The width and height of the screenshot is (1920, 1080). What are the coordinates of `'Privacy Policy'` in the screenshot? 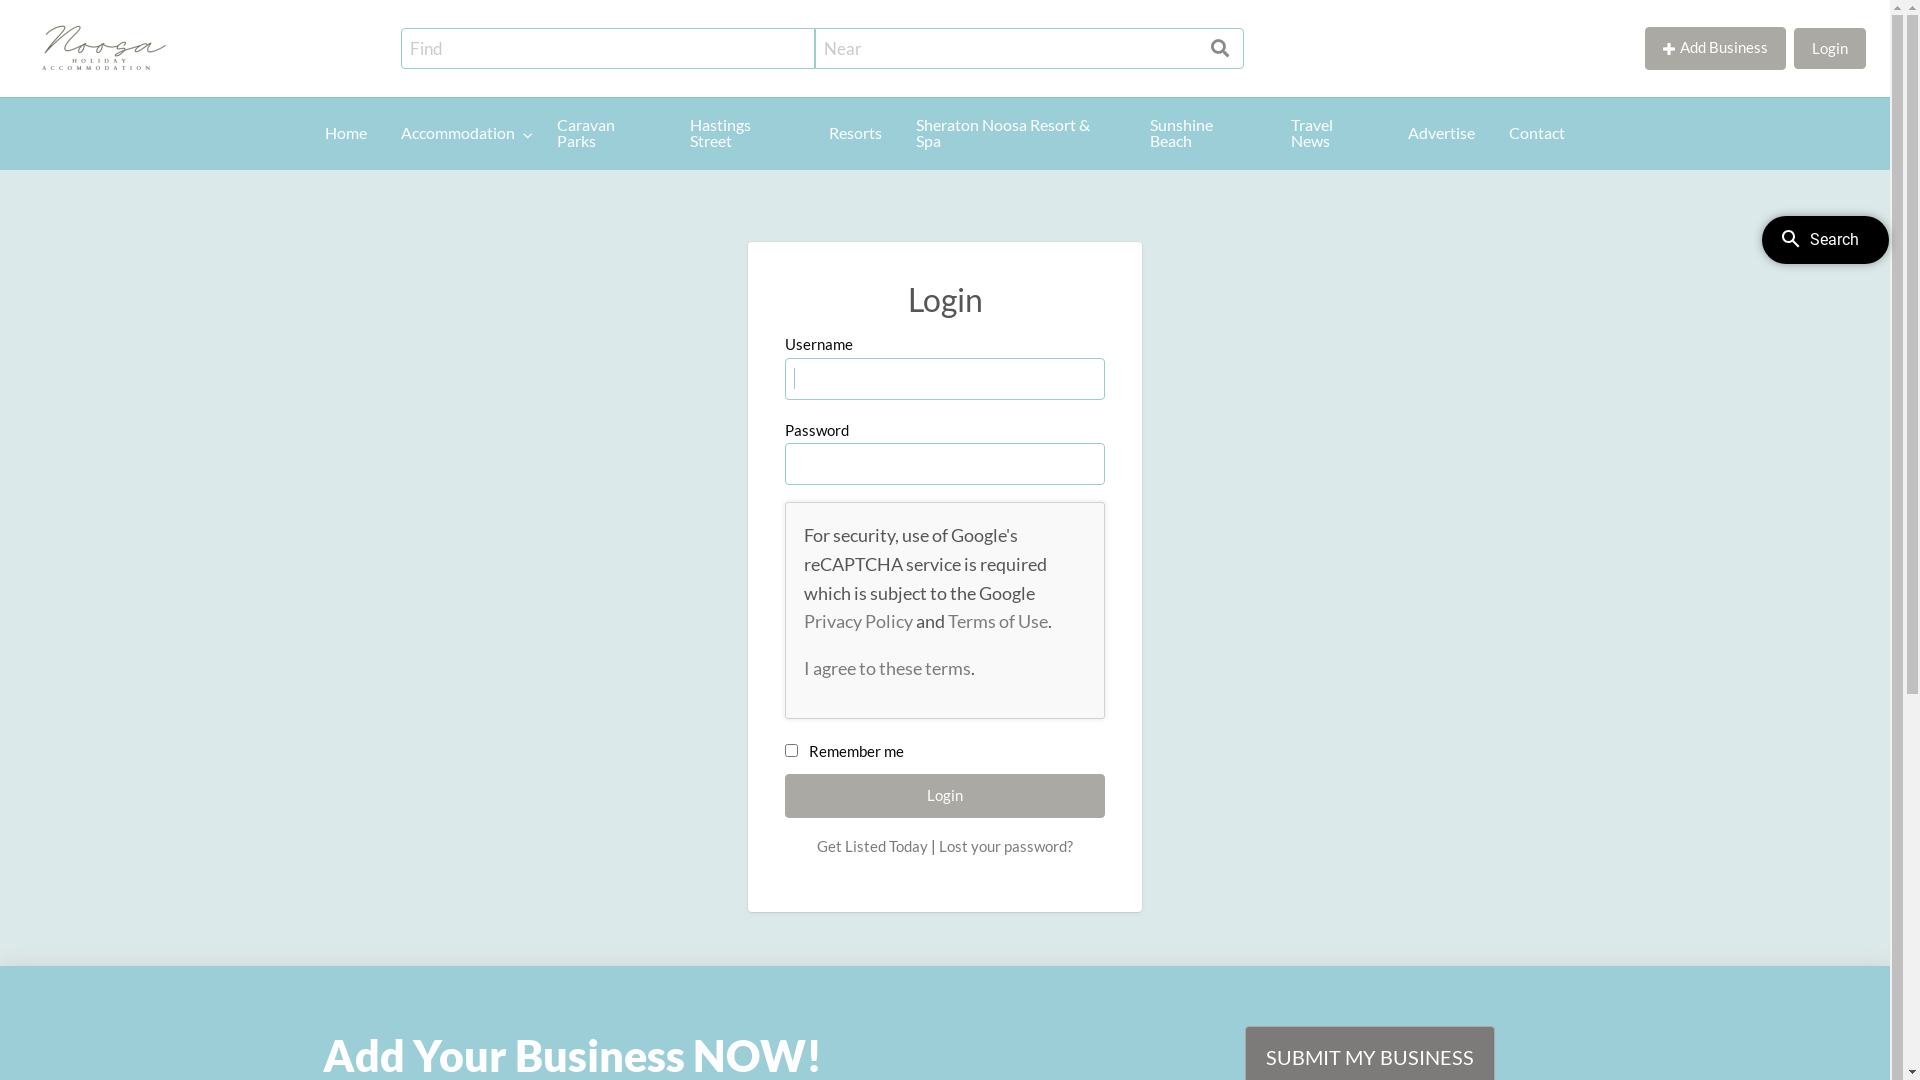 It's located at (858, 620).